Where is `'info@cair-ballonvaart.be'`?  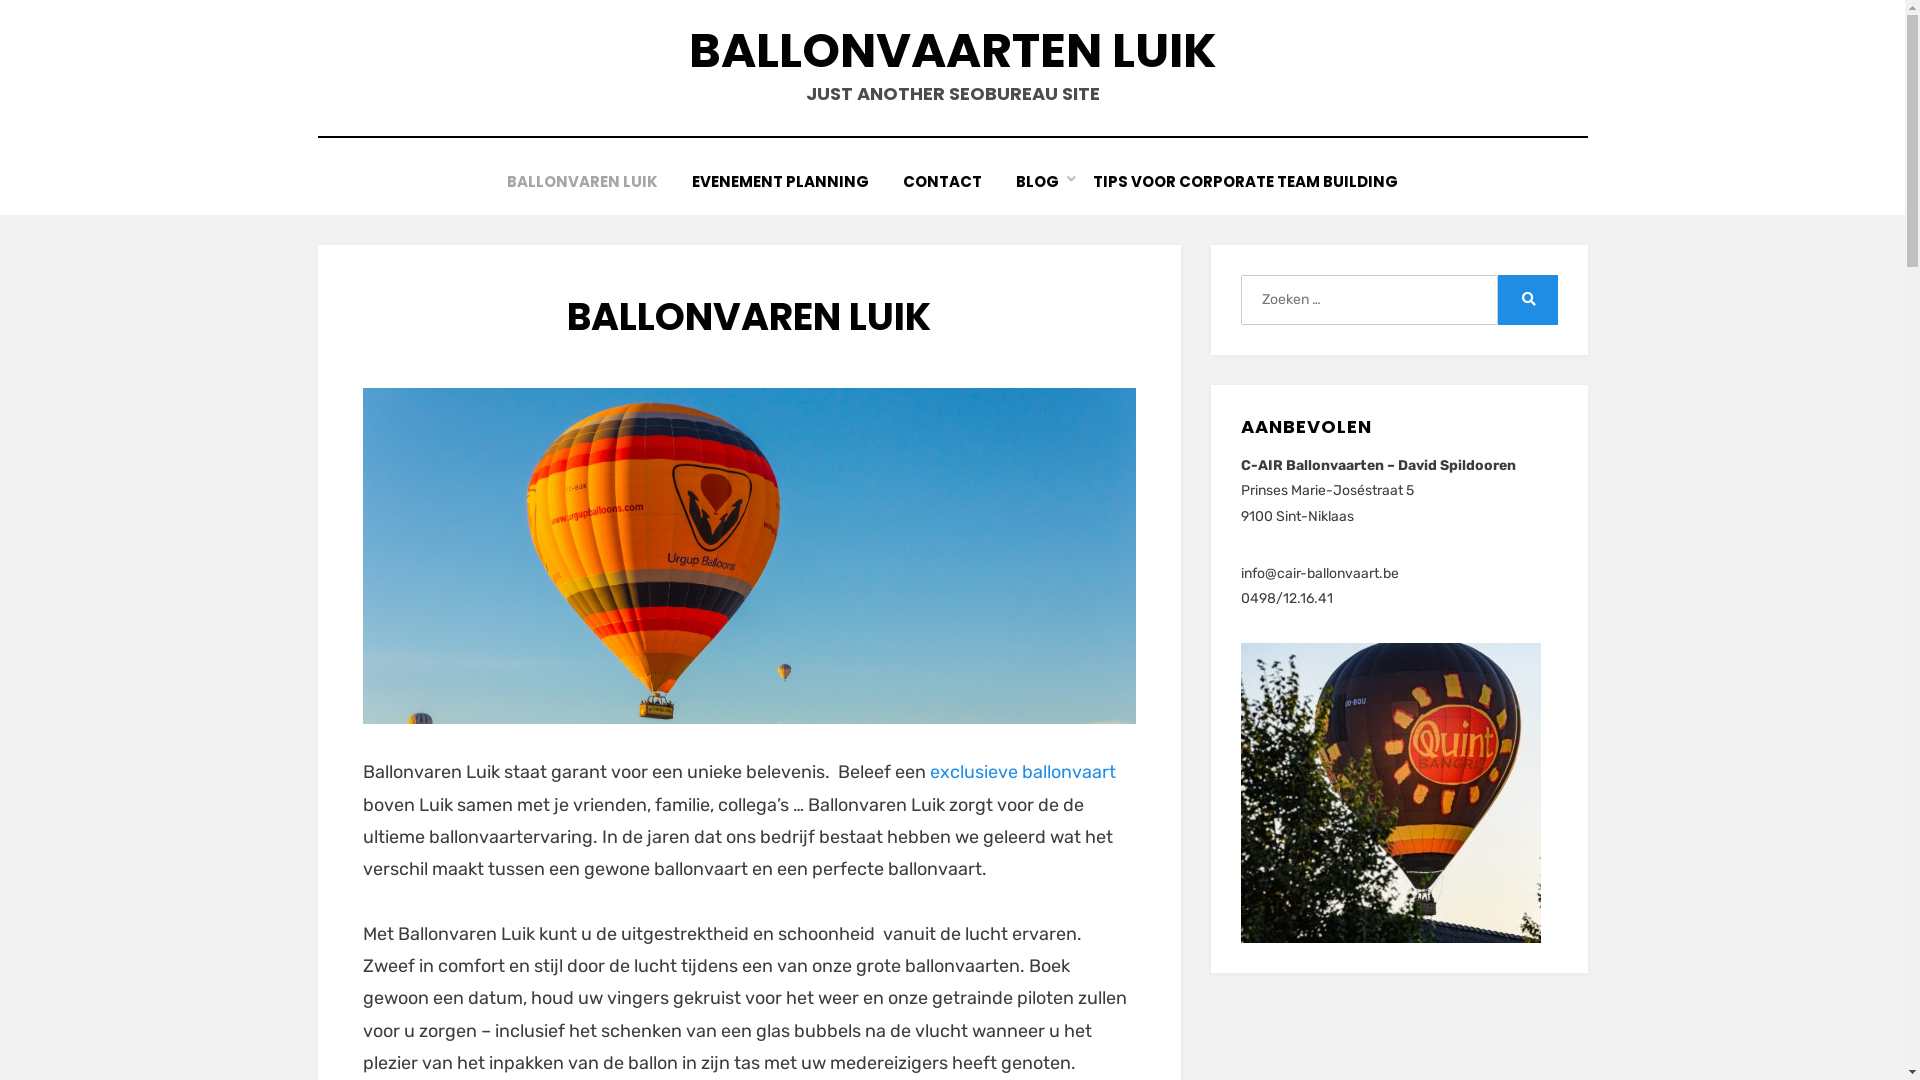
'info@cair-ballonvaart.be' is located at coordinates (1320, 573).